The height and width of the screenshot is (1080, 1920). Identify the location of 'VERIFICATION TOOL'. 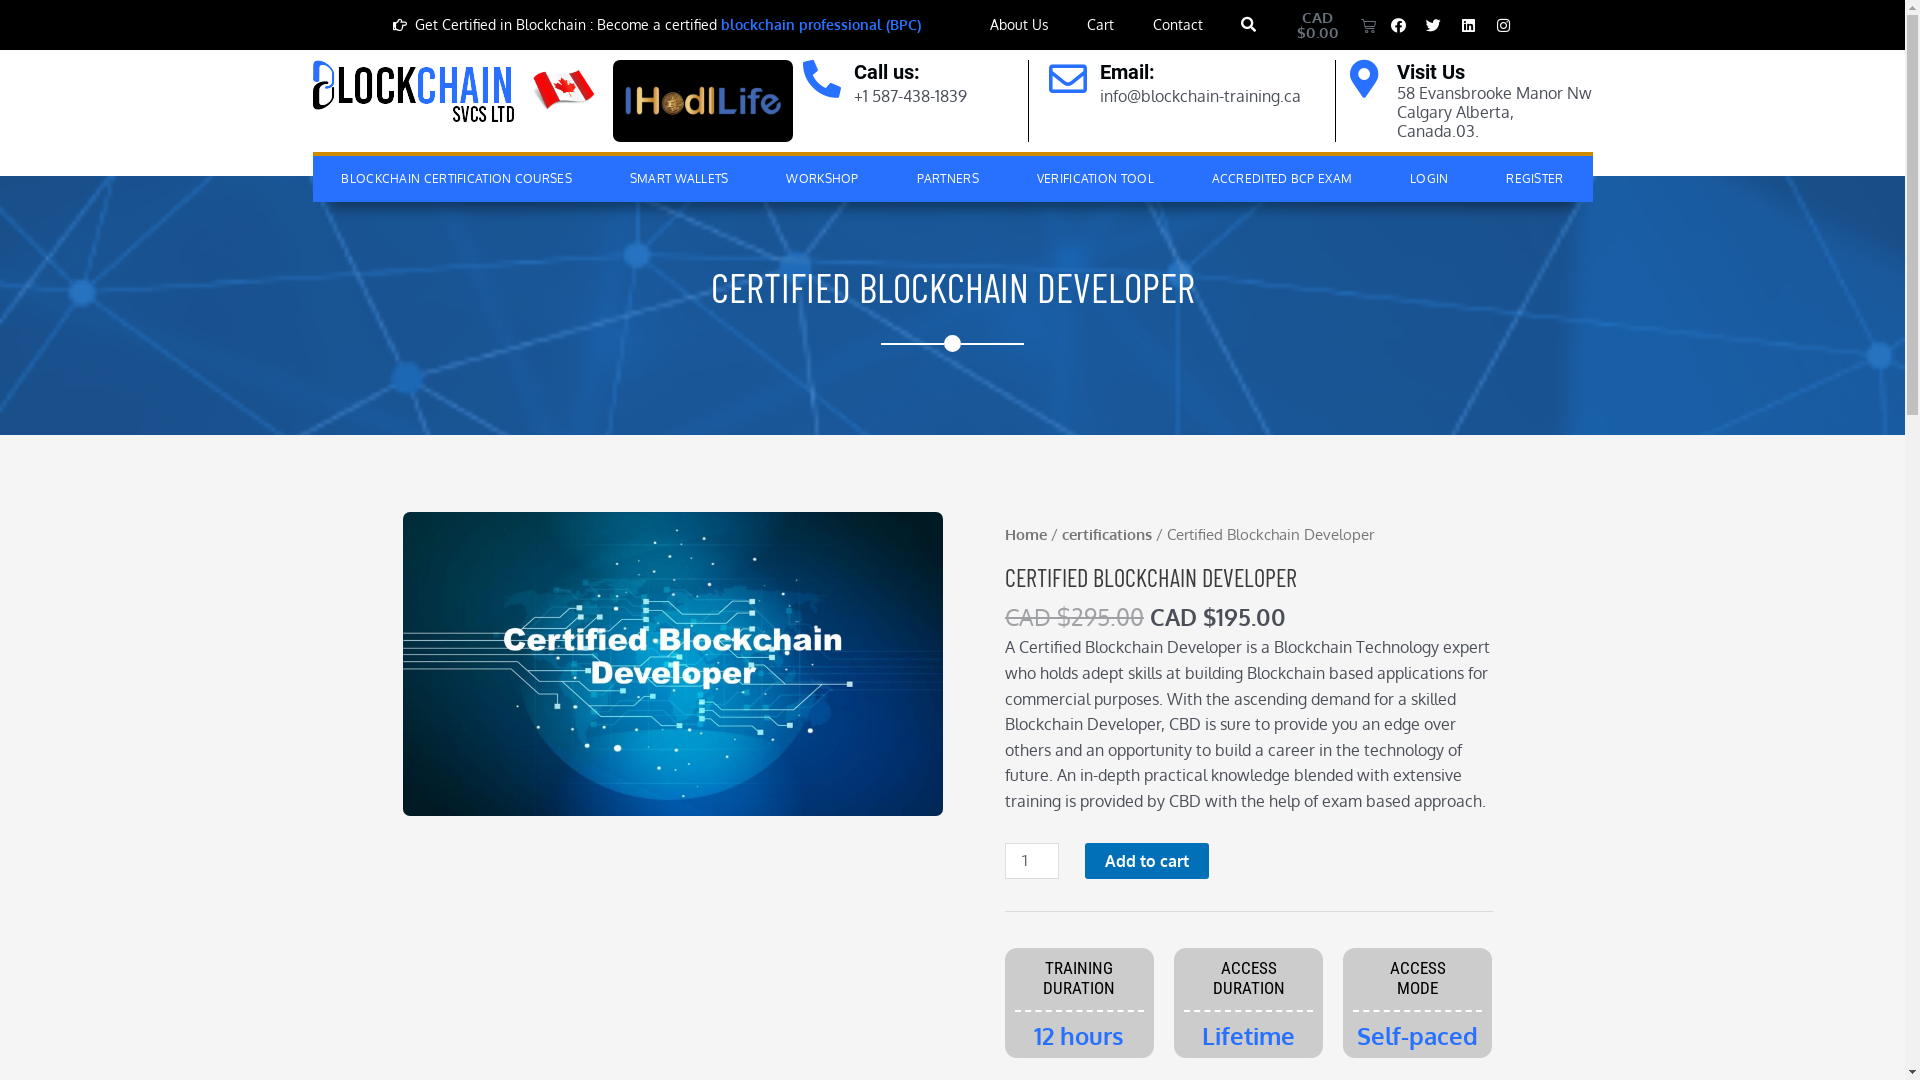
(1094, 177).